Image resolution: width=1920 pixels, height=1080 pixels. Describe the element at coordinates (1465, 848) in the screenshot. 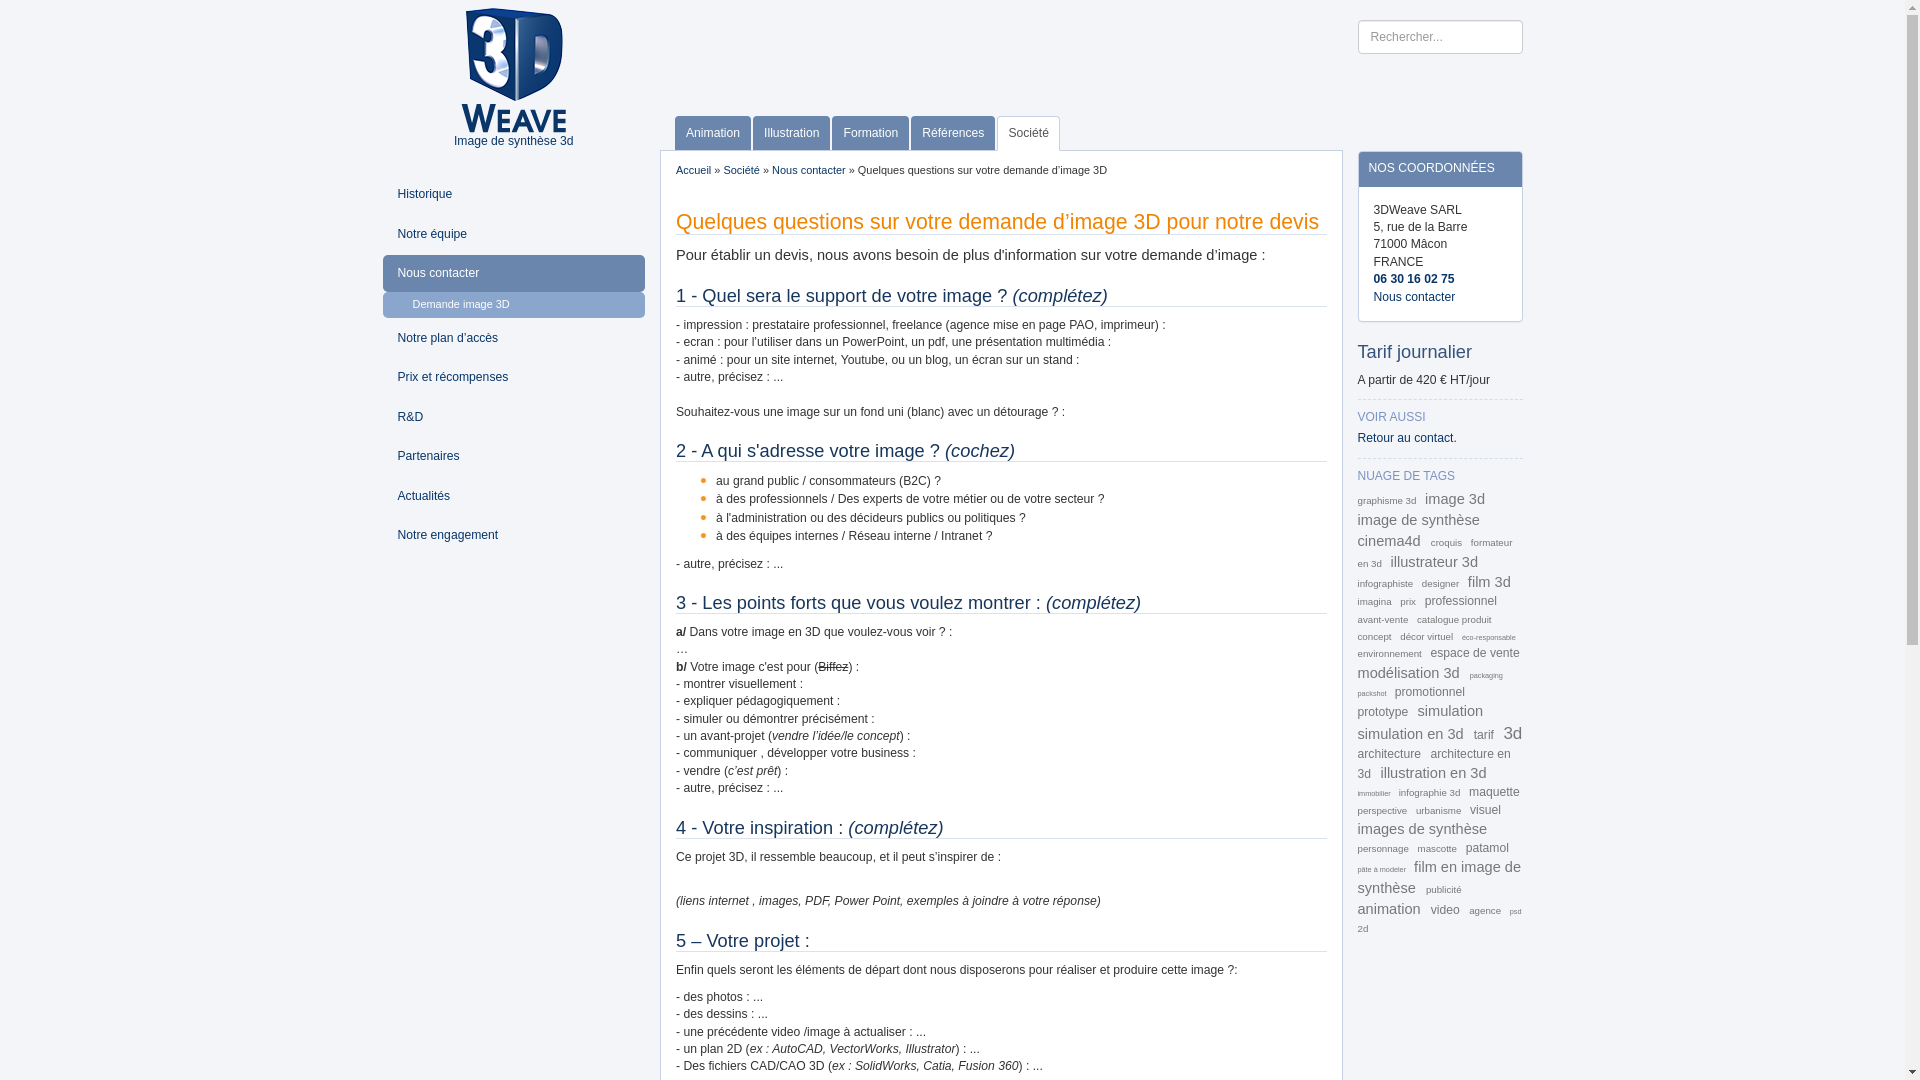

I see `'patamol'` at that location.